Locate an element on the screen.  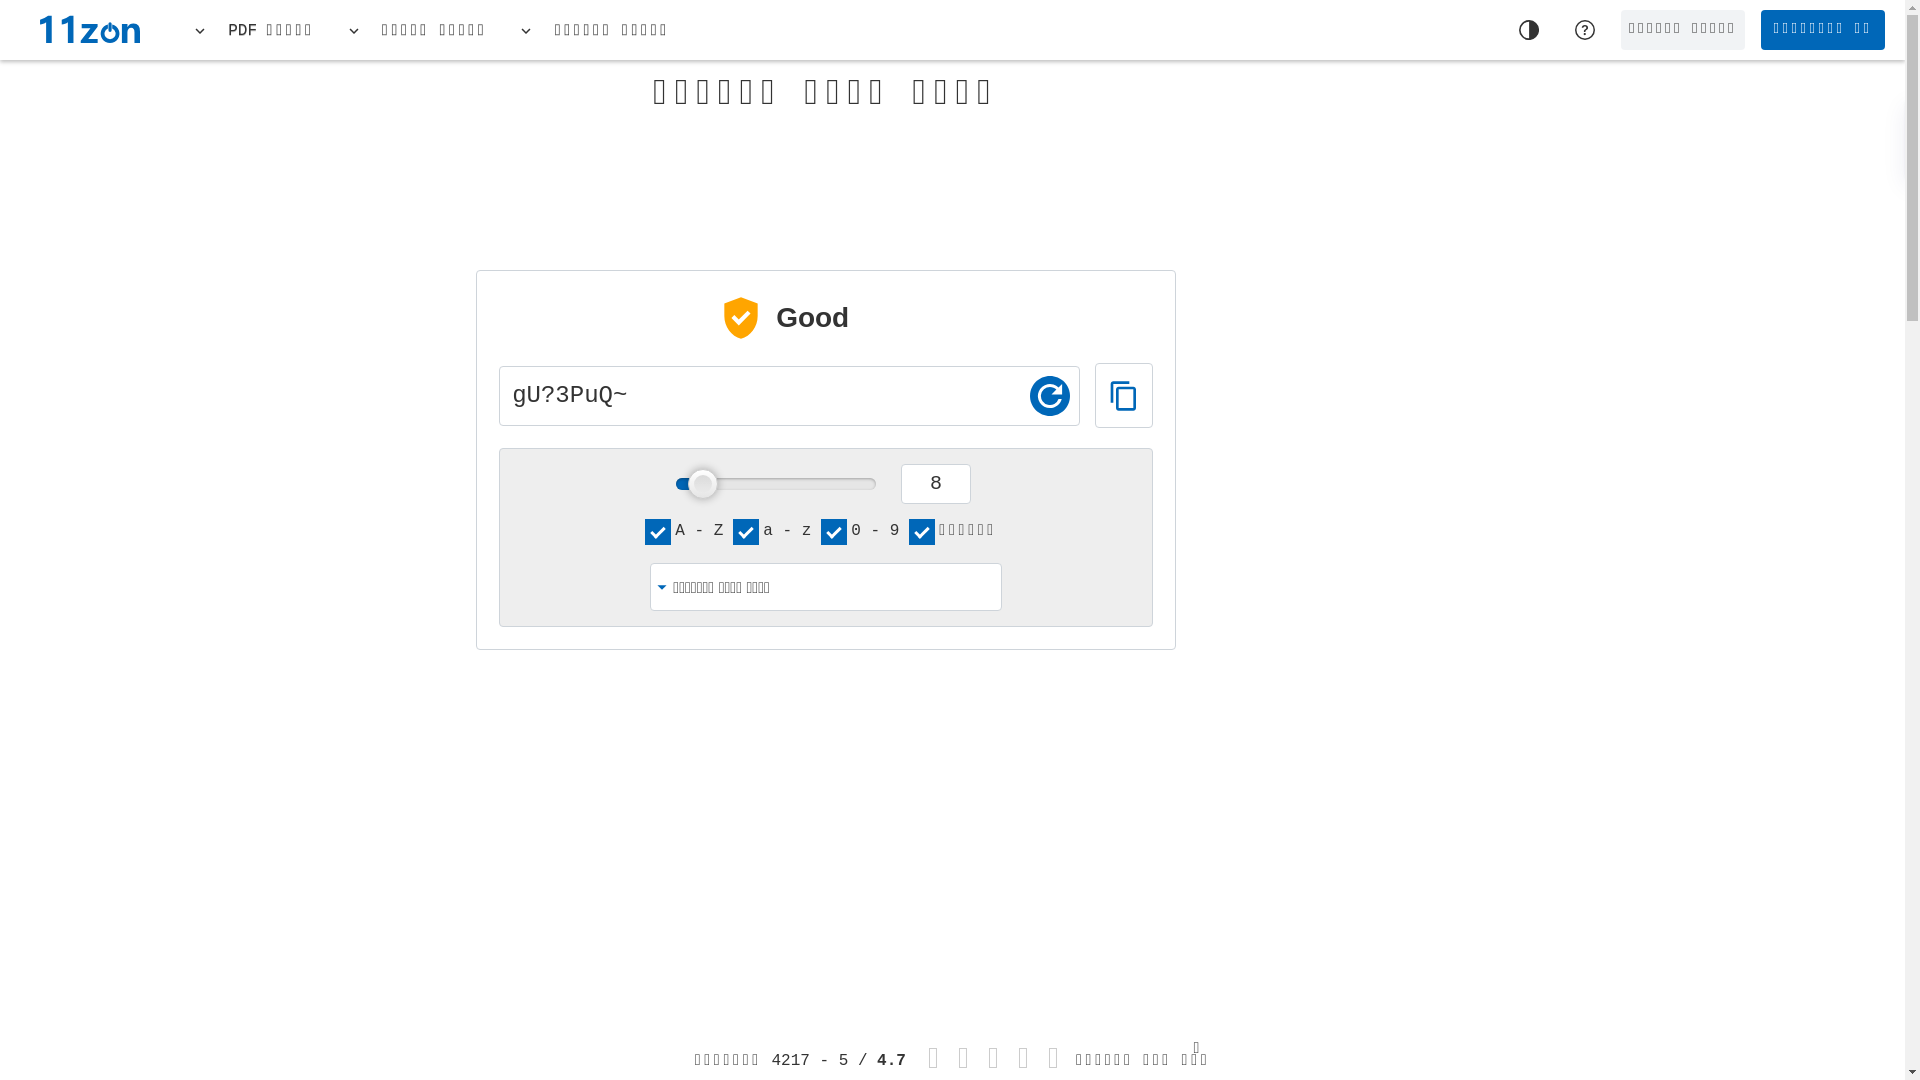
'Advertisement' is located at coordinates (1117, 829).